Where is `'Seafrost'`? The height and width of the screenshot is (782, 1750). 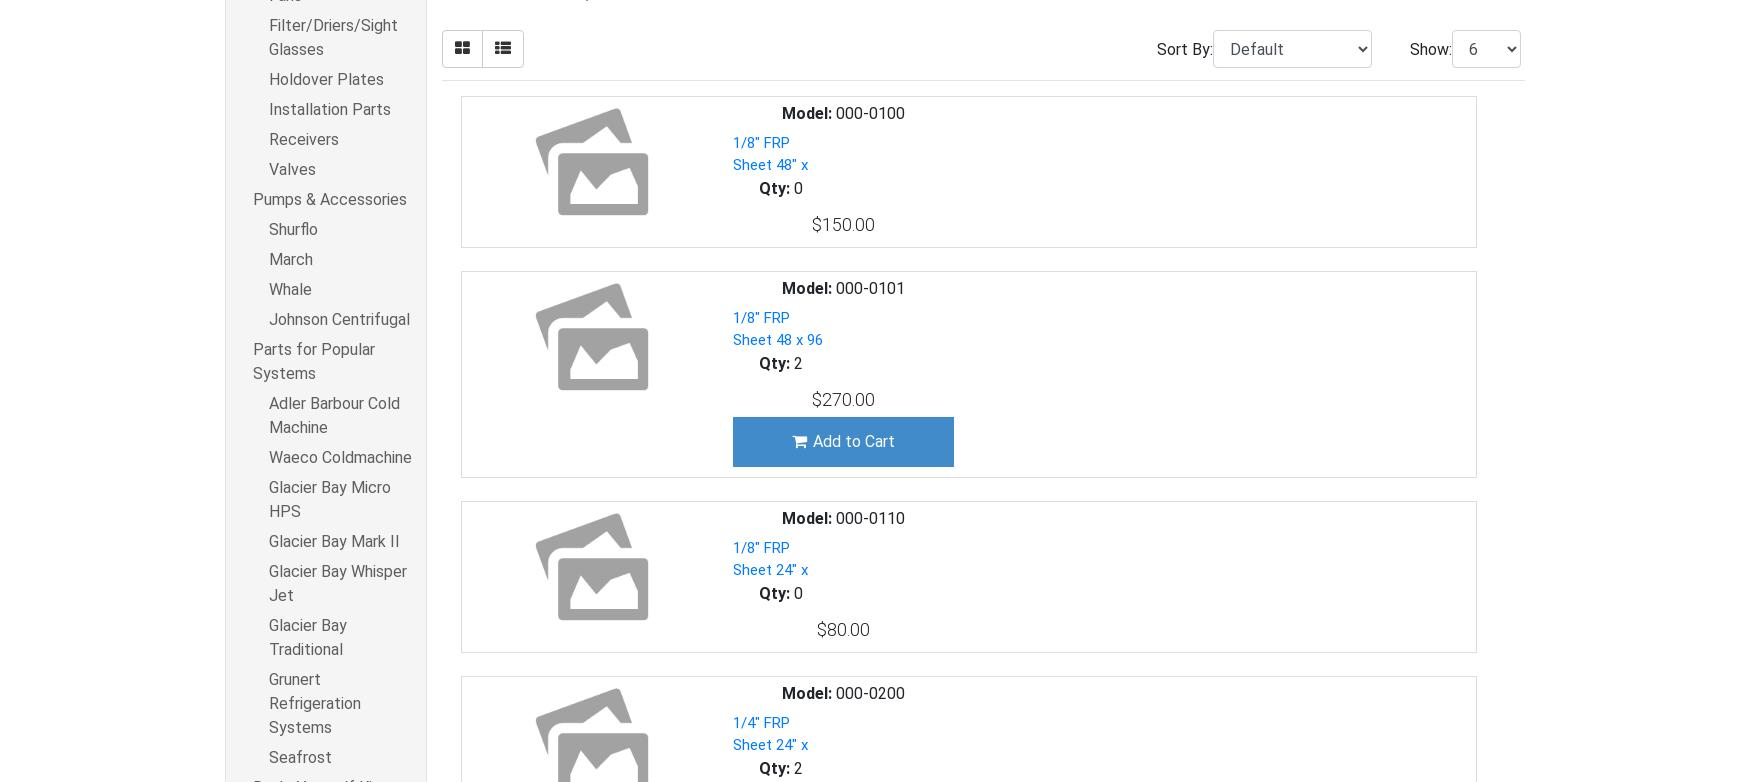
'Seafrost' is located at coordinates (299, 756).